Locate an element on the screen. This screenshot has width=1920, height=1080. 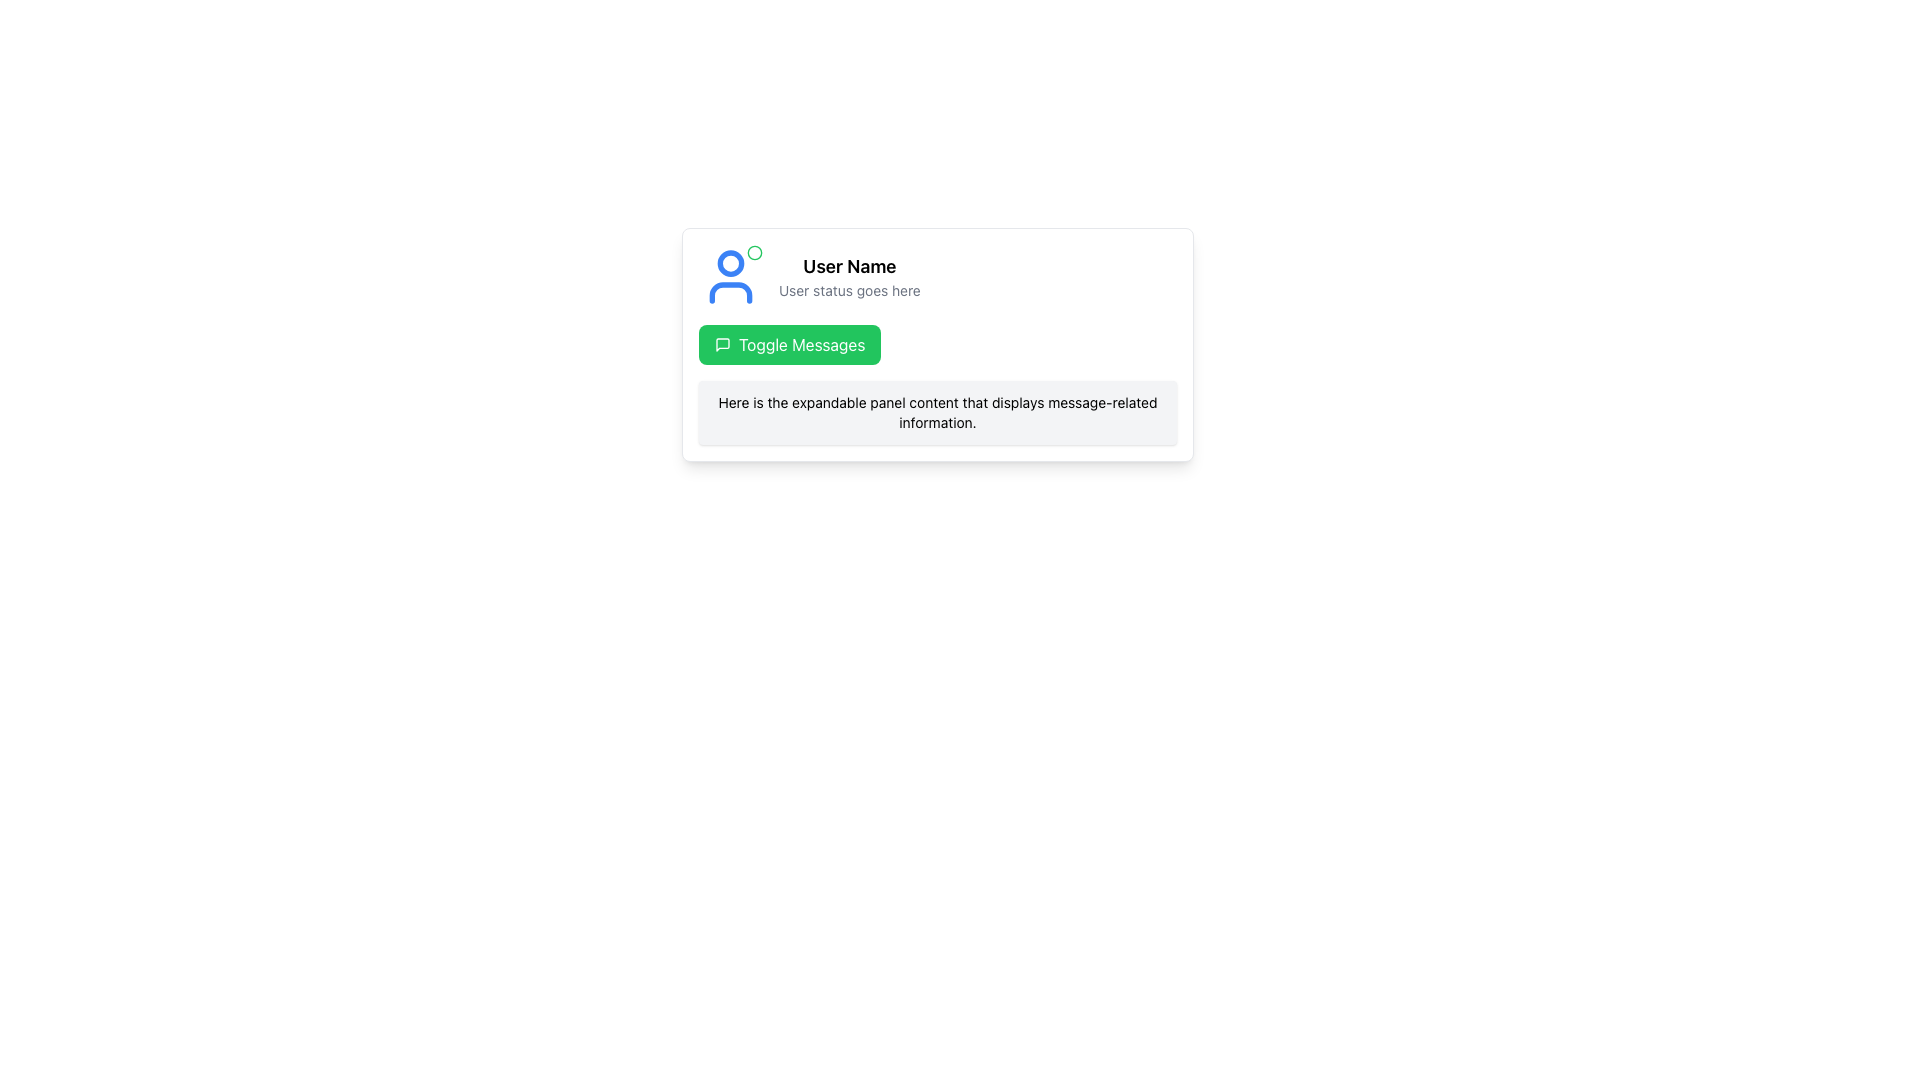
the Display panel with a gray background and rounded corners that contains the message-related information text is located at coordinates (936, 411).